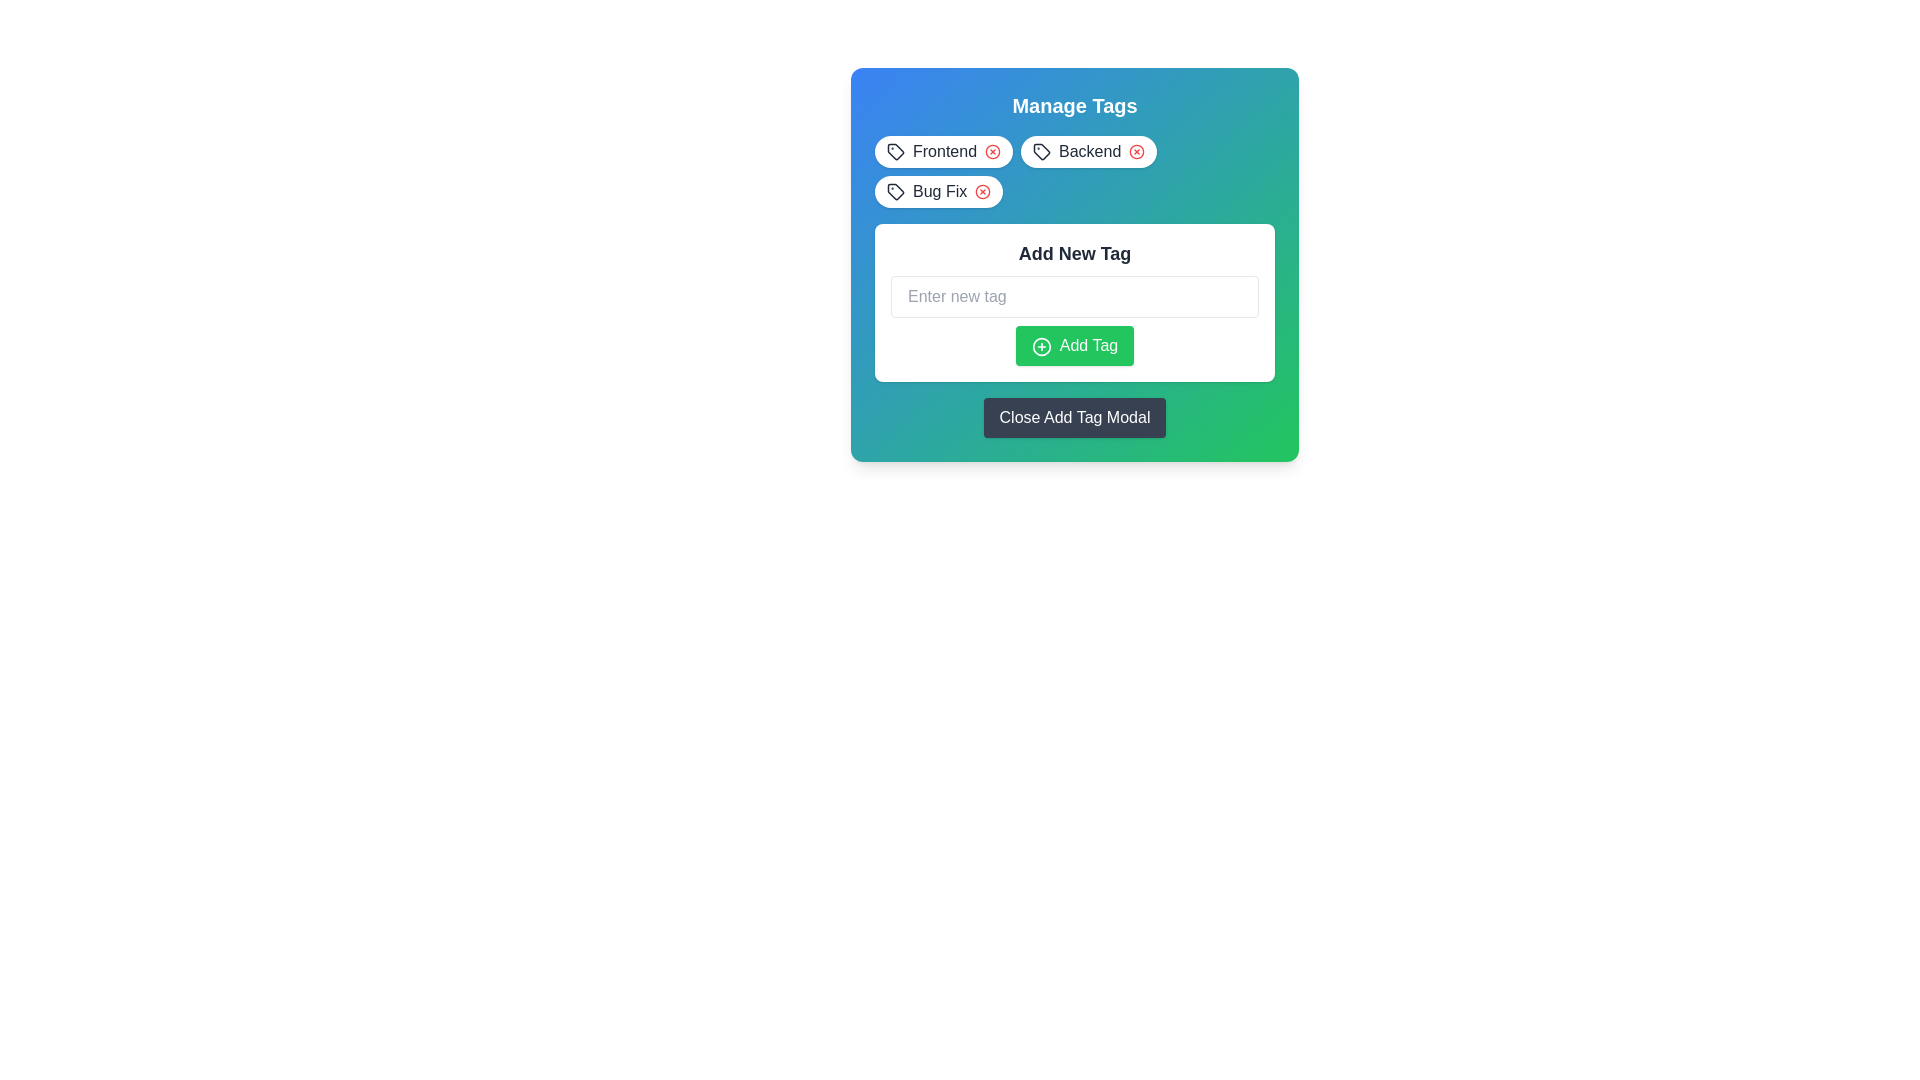  What do you see at coordinates (1089, 150) in the screenshot?
I see `text label indicating the category or title of the 'Backend' tag, which is centrally positioned in the 'Manage Tags' section` at bounding box center [1089, 150].